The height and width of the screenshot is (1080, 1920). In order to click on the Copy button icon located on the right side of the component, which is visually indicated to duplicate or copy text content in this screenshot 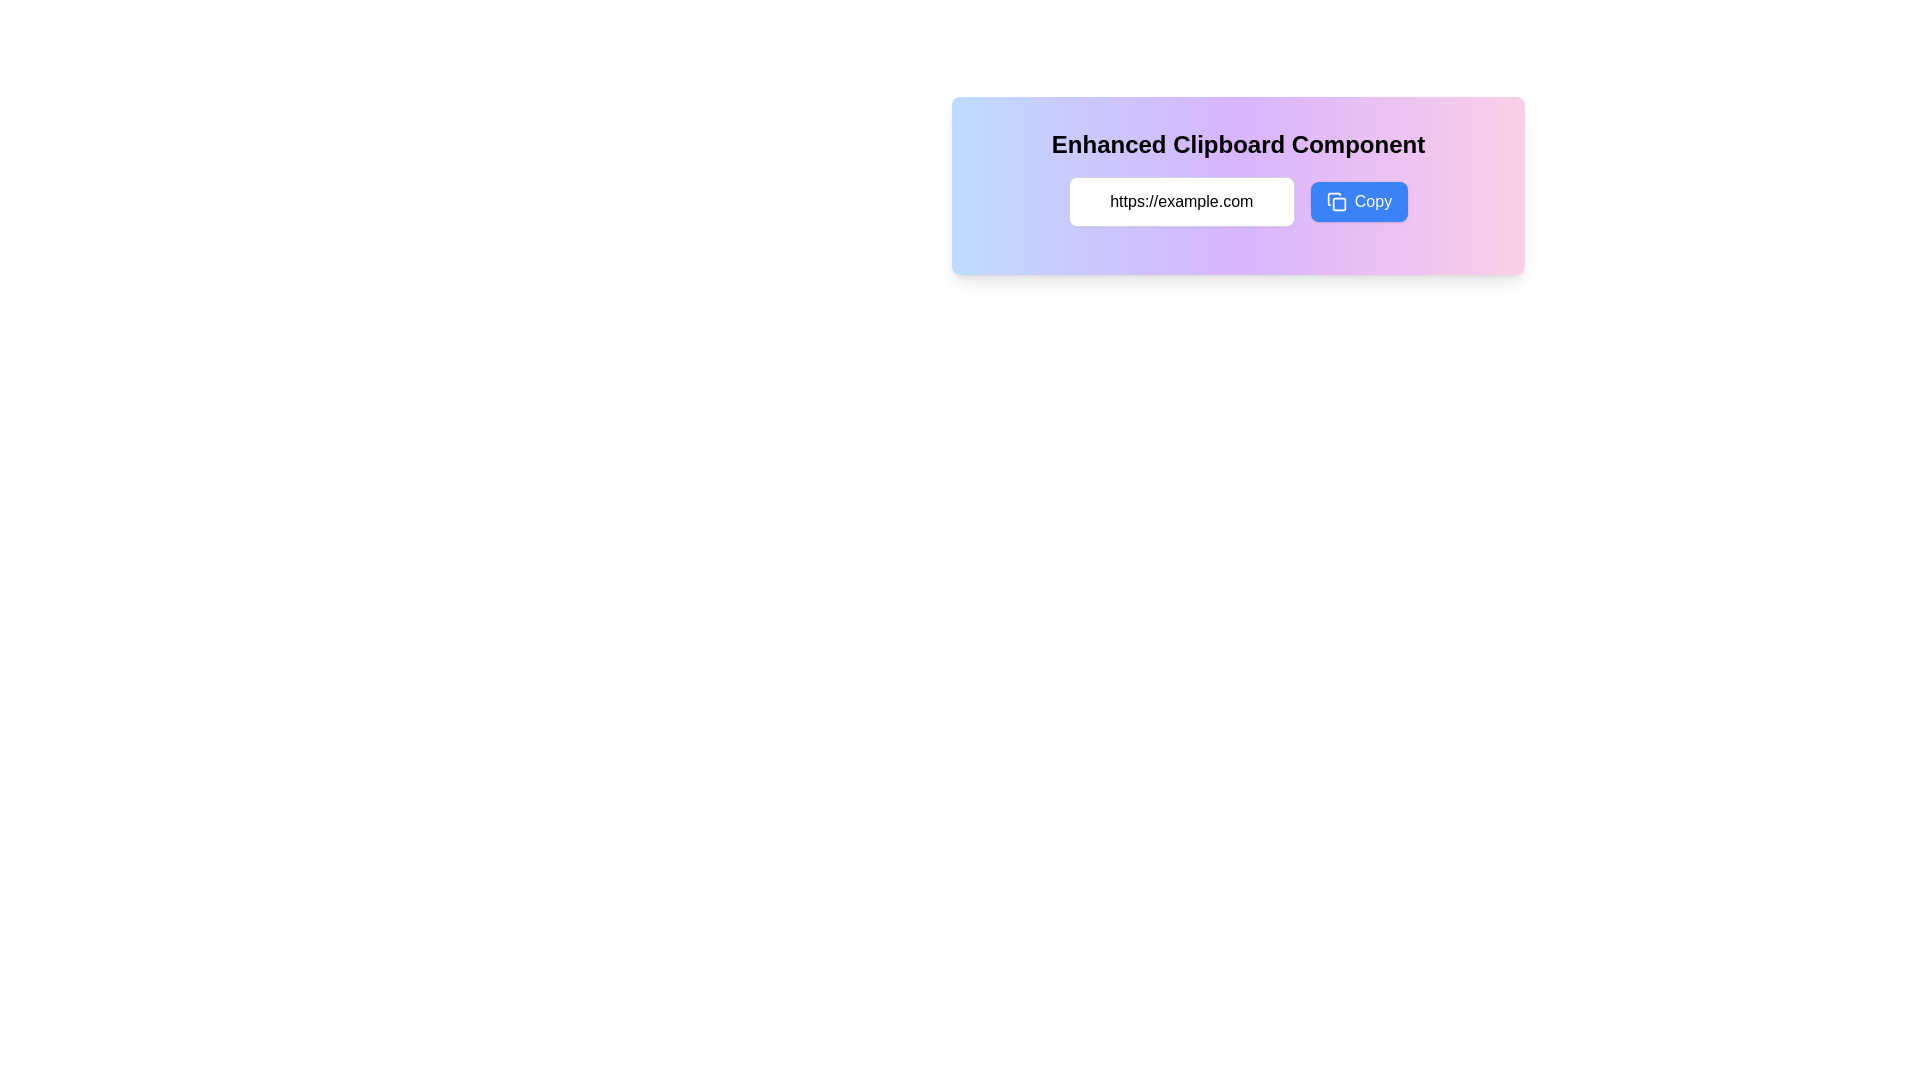, I will do `click(1336, 201)`.